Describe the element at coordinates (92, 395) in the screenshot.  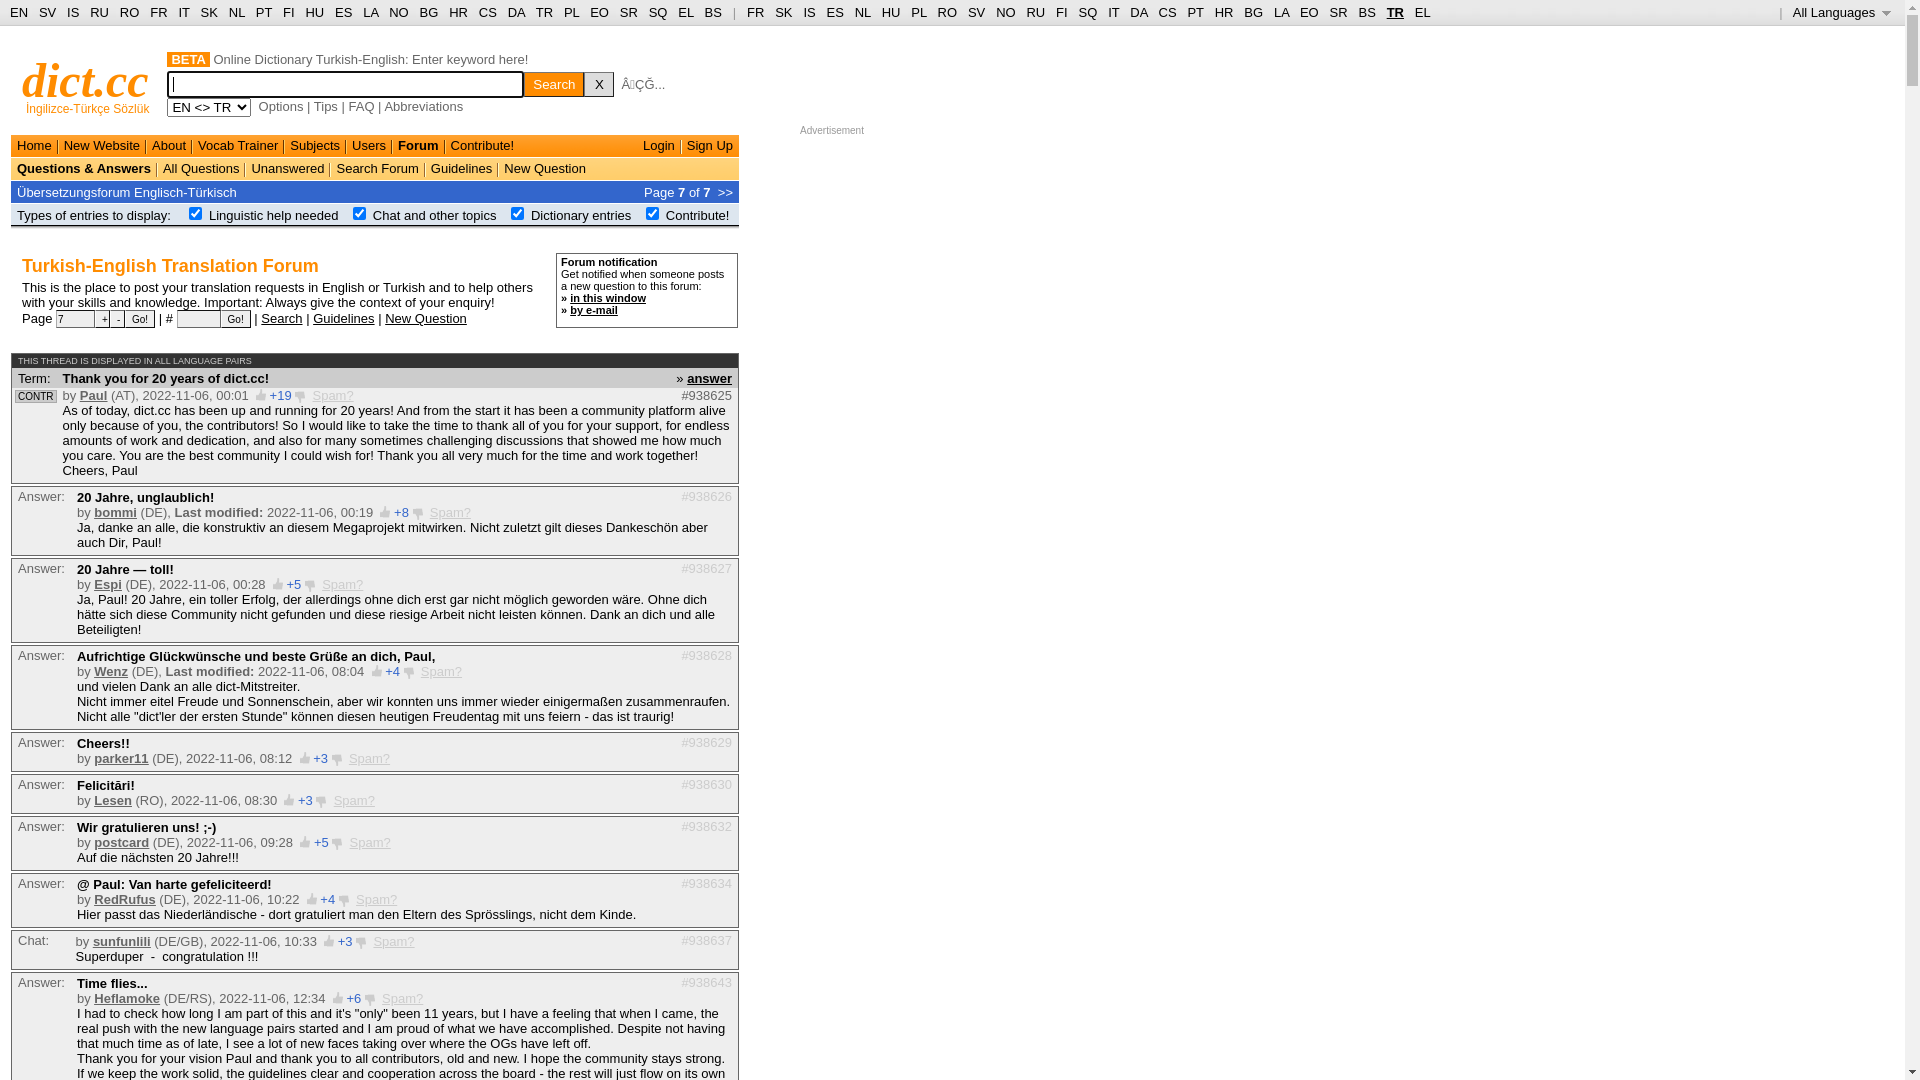
I see `'Paul'` at that location.